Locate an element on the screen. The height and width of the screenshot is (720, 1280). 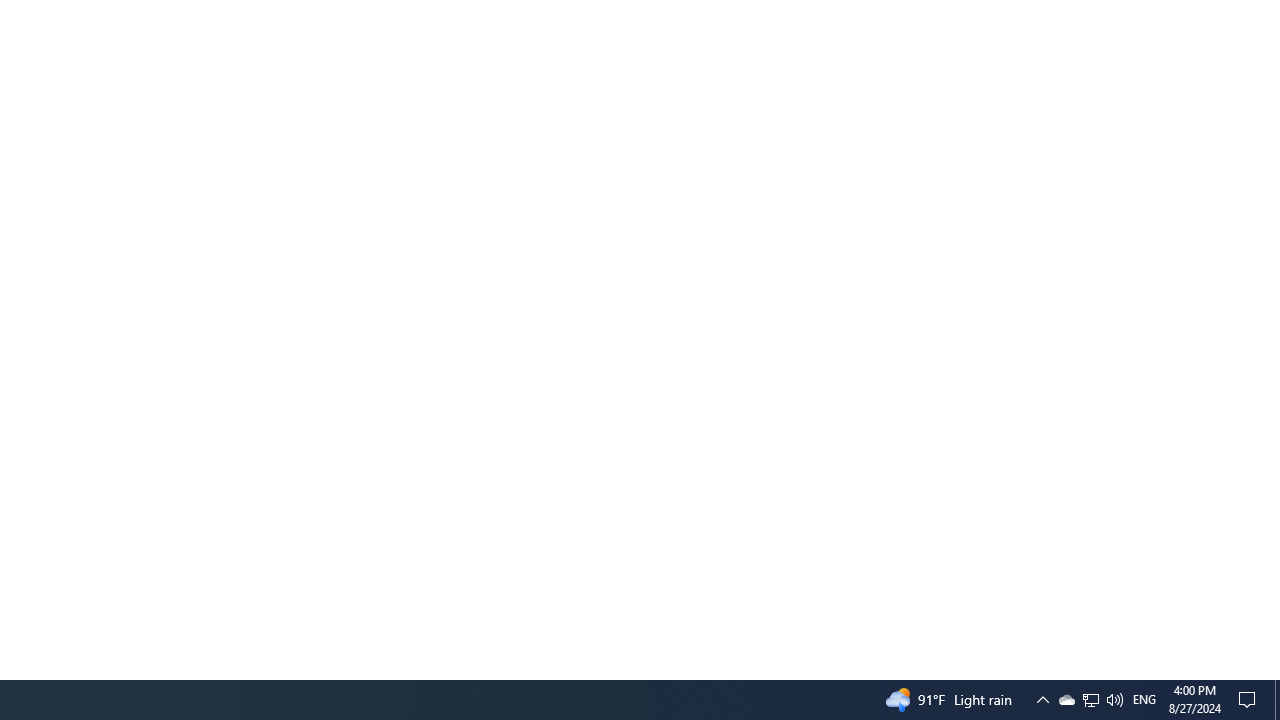
'Notification Chevron' is located at coordinates (1041, 698).